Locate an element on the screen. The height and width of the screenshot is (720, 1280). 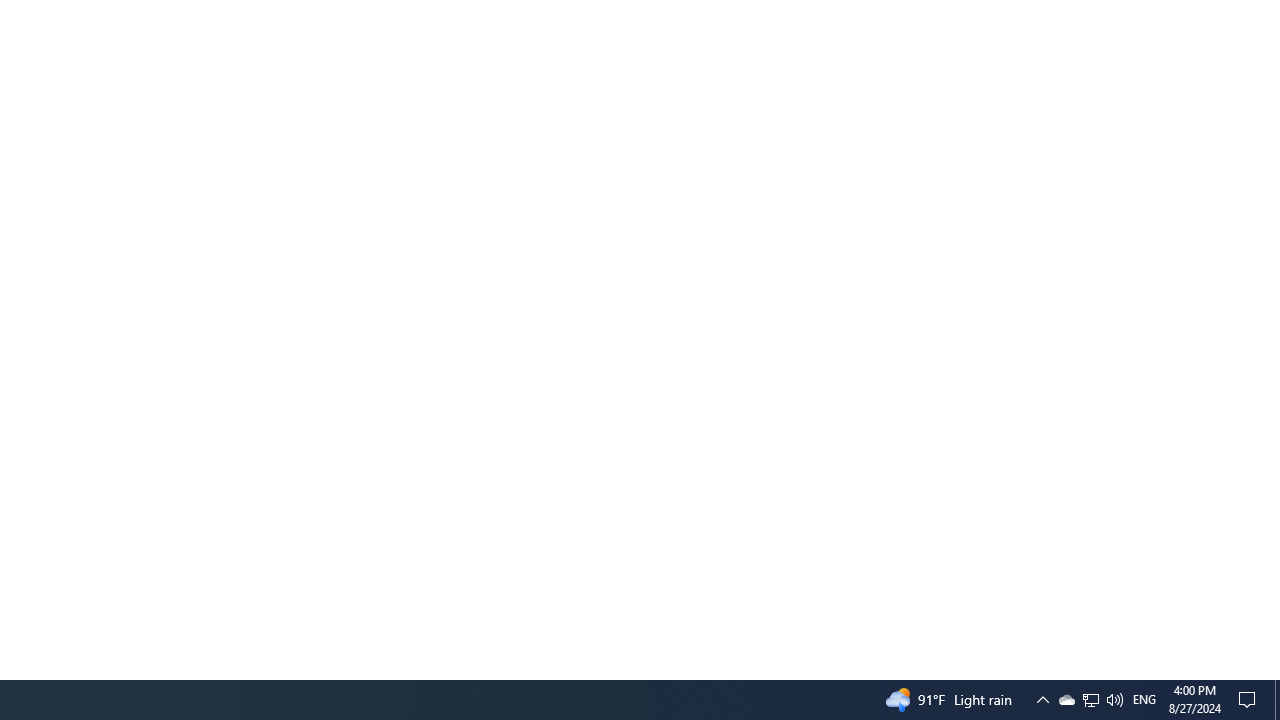
'Notification Chevron' is located at coordinates (1041, 698).